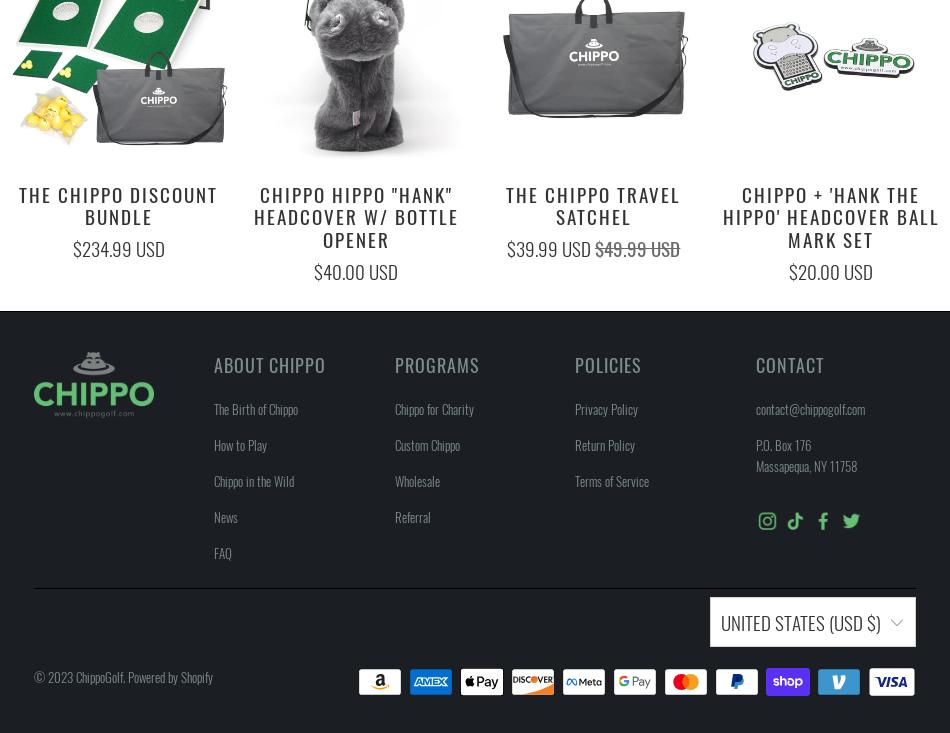  What do you see at coordinates (551, 247) in the screenshot?
I see `'$39.99 USD'` at bounding box center [551, 247].